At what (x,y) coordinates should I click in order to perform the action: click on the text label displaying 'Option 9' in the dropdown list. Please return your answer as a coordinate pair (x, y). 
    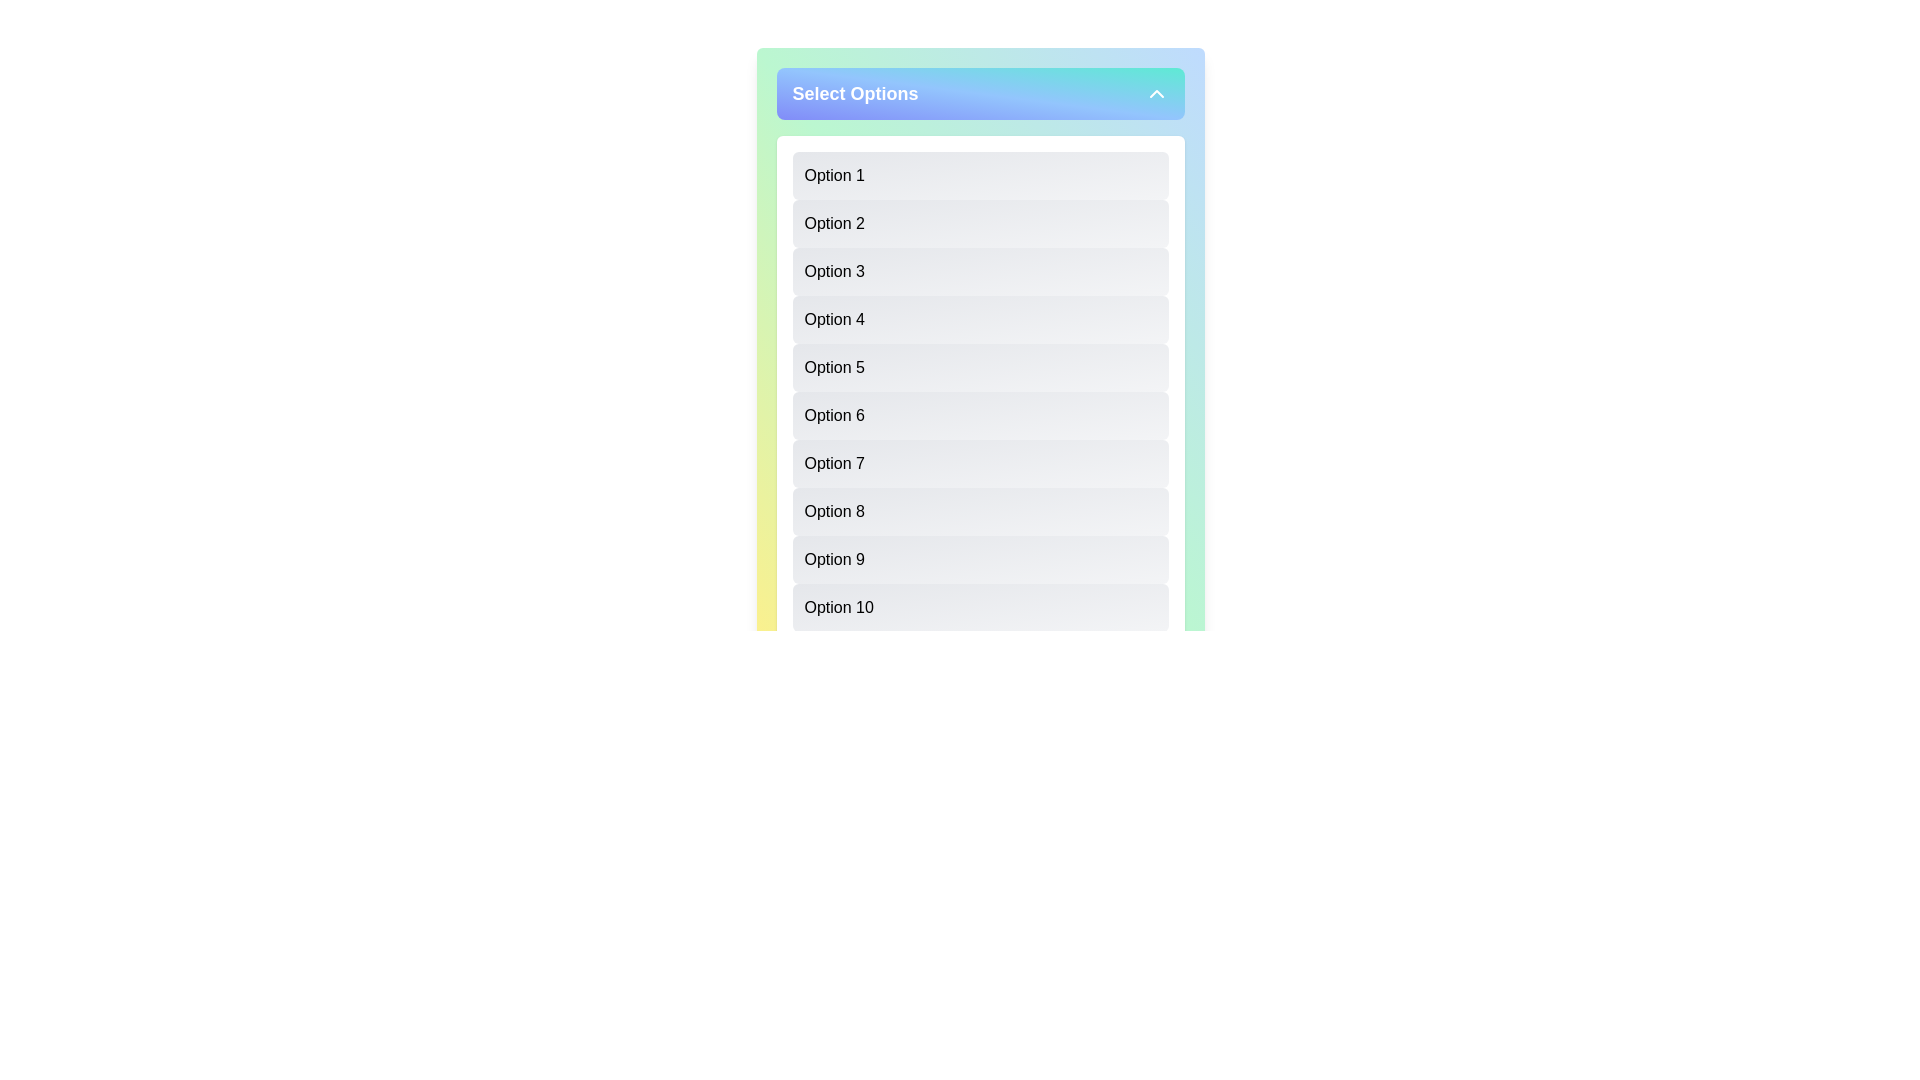
    Looking at the image, I should click on (834, 559).